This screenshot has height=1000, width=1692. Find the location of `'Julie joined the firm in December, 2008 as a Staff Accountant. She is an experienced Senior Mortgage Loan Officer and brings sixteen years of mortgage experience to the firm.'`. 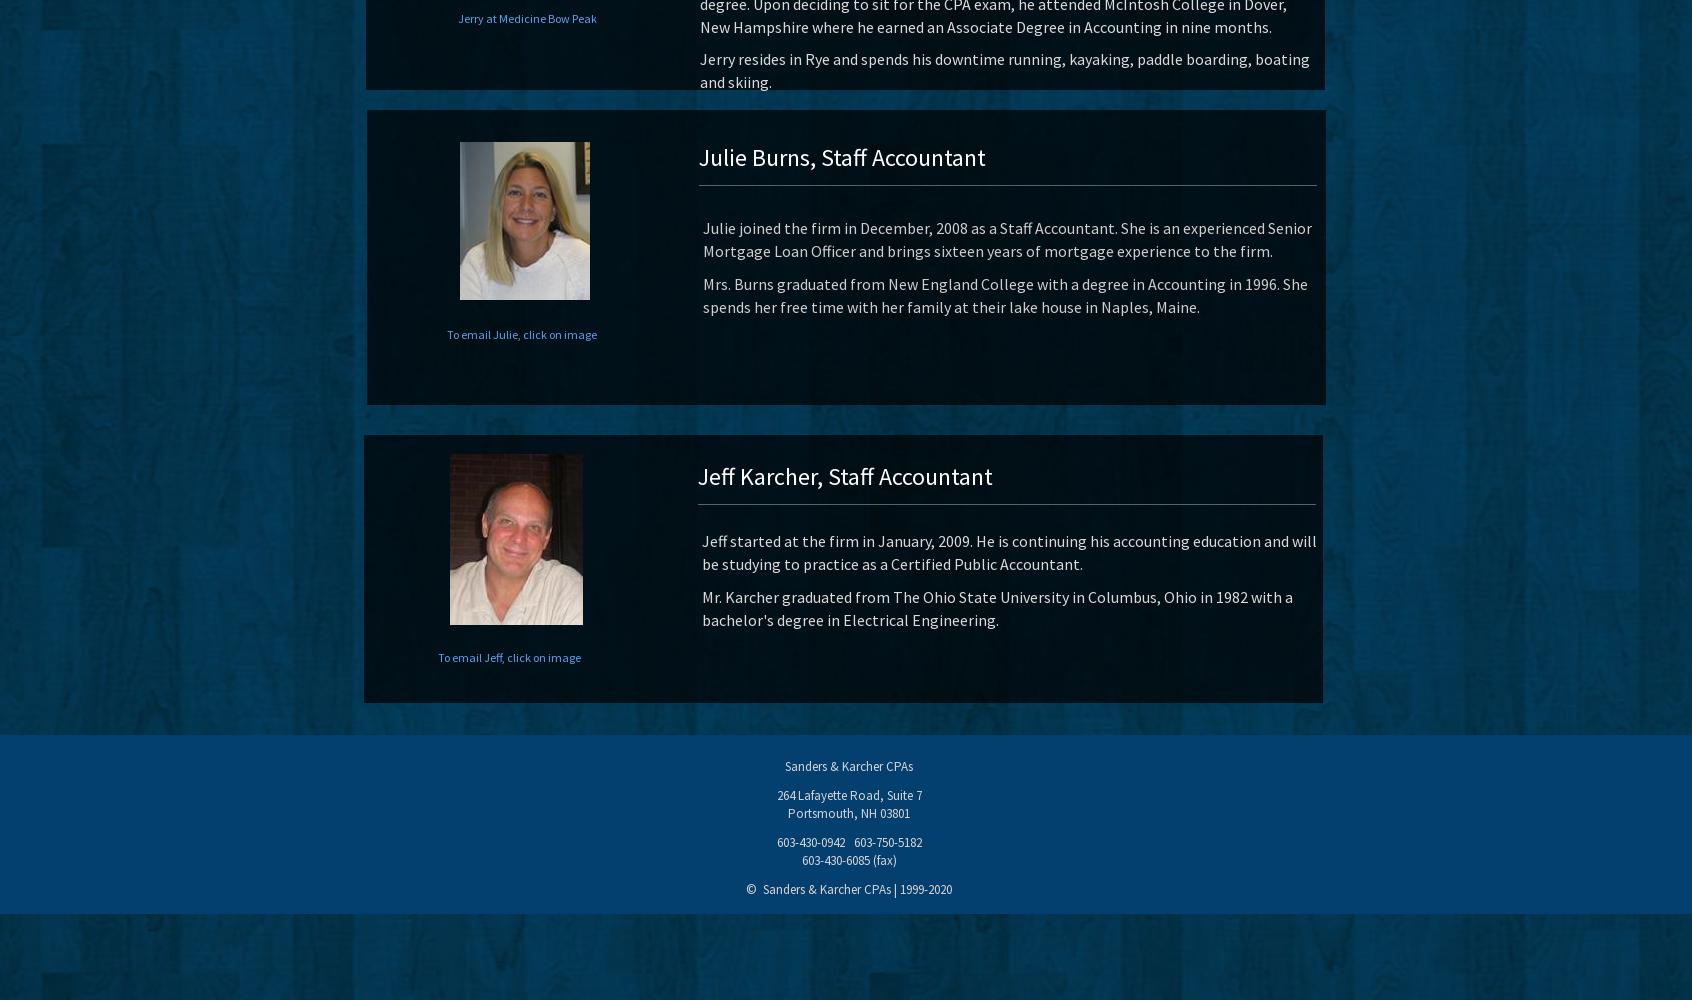

'Julie joined the firm in December, 2008 as a Staff Accountant. She is an experienced Senior Mortgage Loan Officer and brings sixteen years of mortgage experience to the firm.' is located at coordinates (1006, 238).